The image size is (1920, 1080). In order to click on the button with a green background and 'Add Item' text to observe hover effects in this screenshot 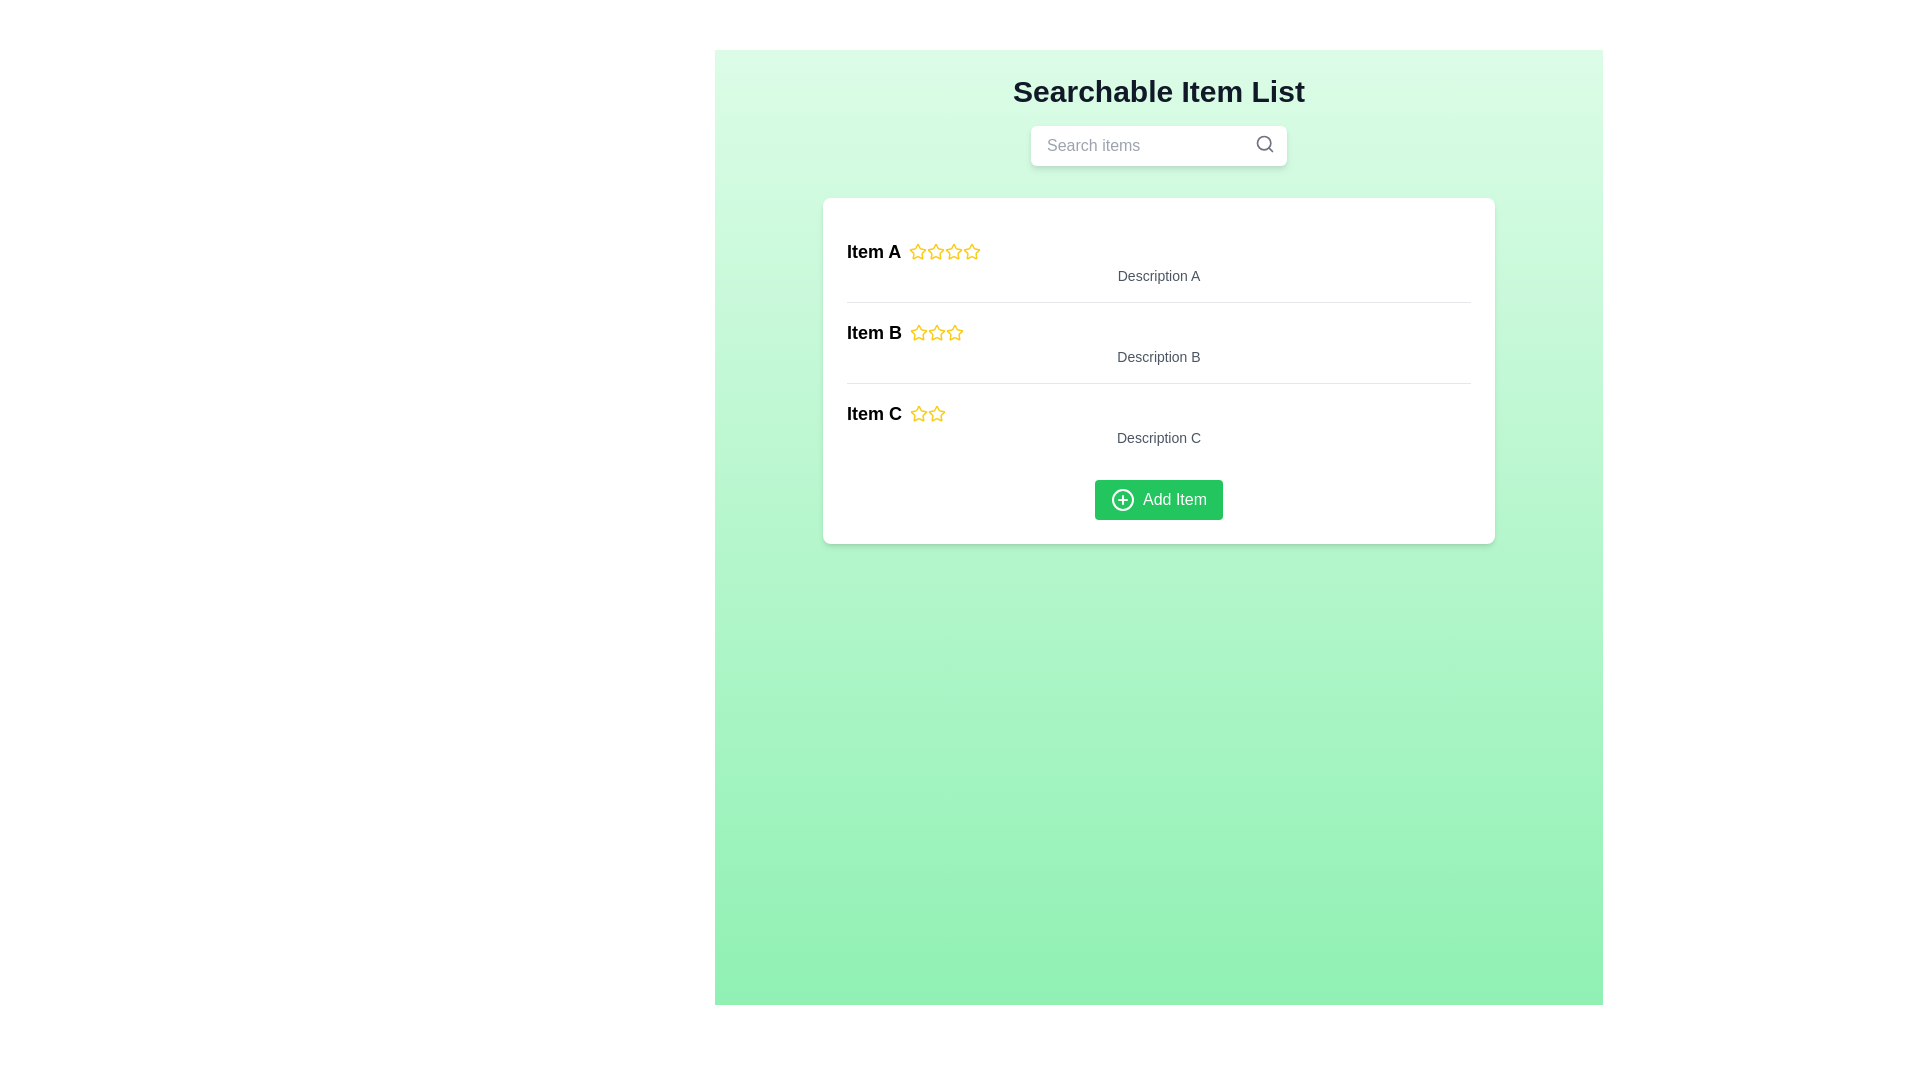, I will do `click(1158, 499)`.